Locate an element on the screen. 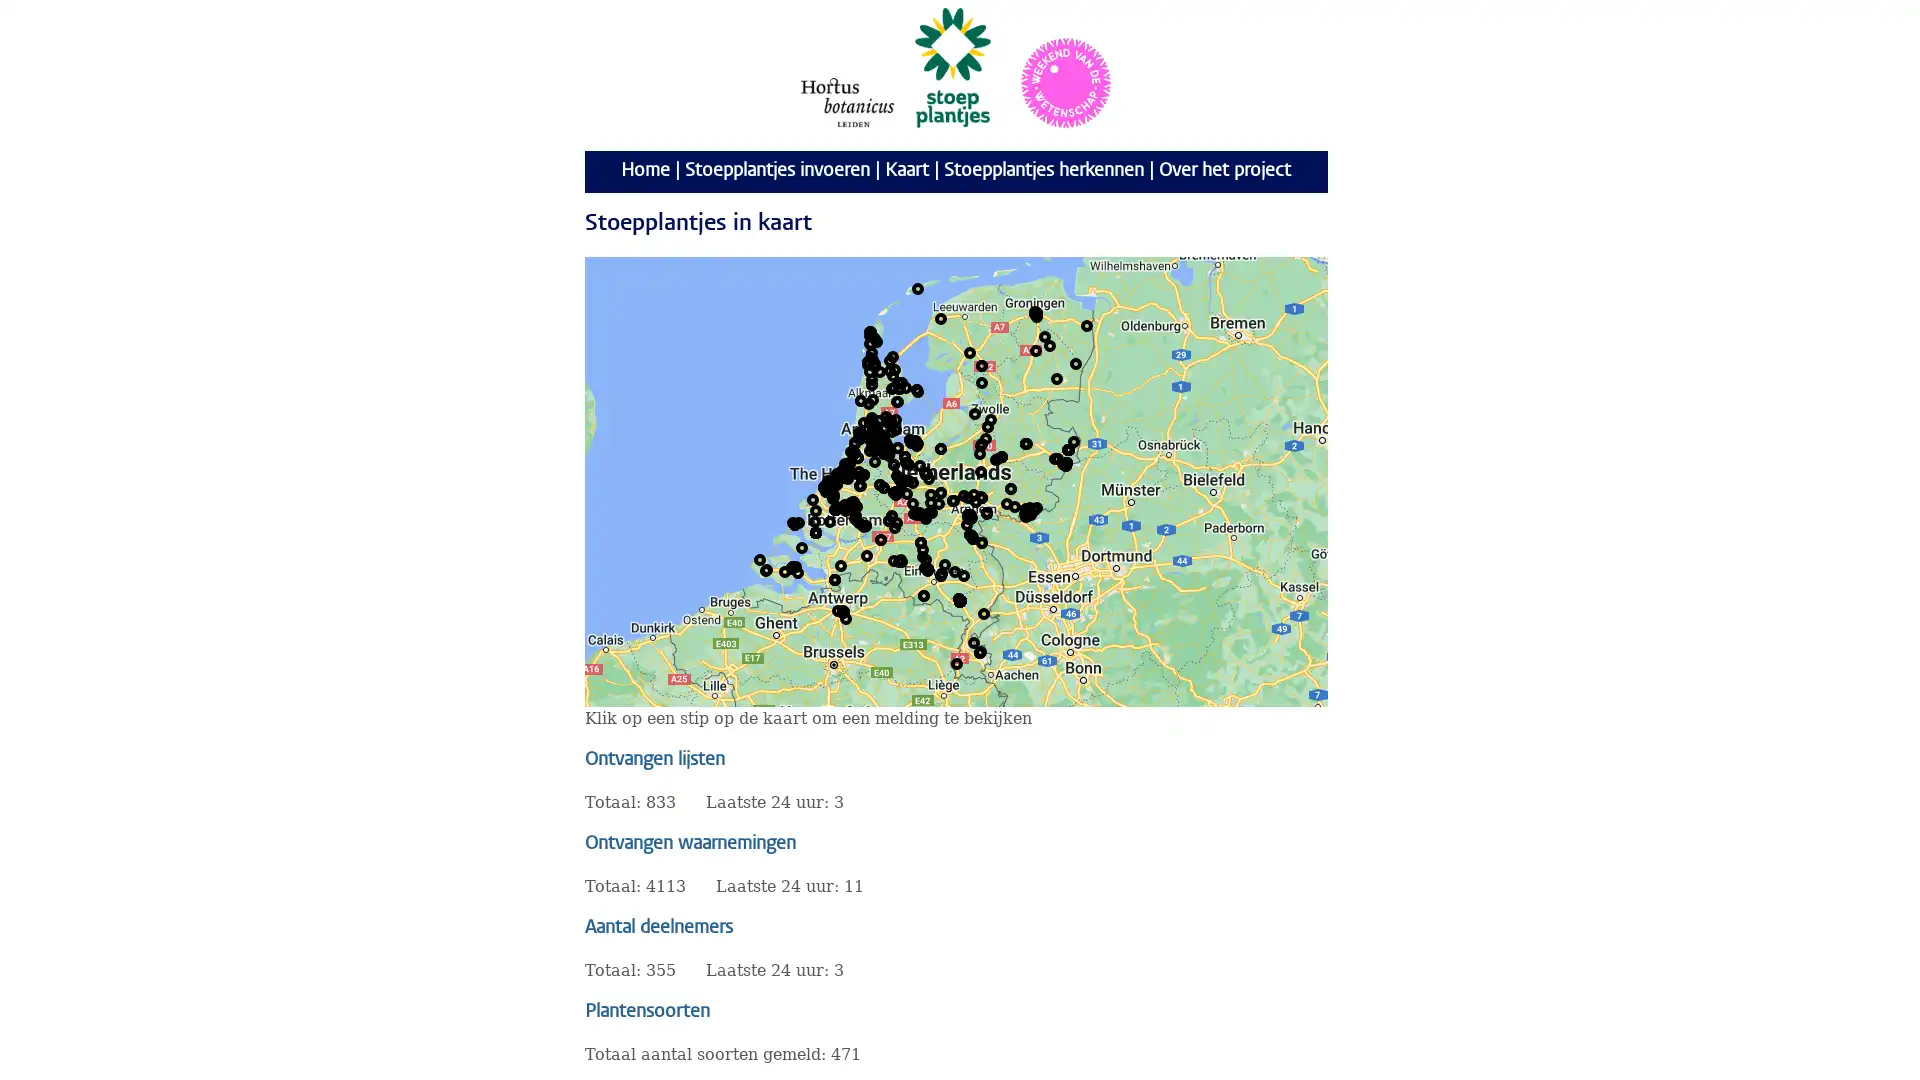  Telling van Anne Cox op 26 februari 2022 is located at coordinates (983, 612).